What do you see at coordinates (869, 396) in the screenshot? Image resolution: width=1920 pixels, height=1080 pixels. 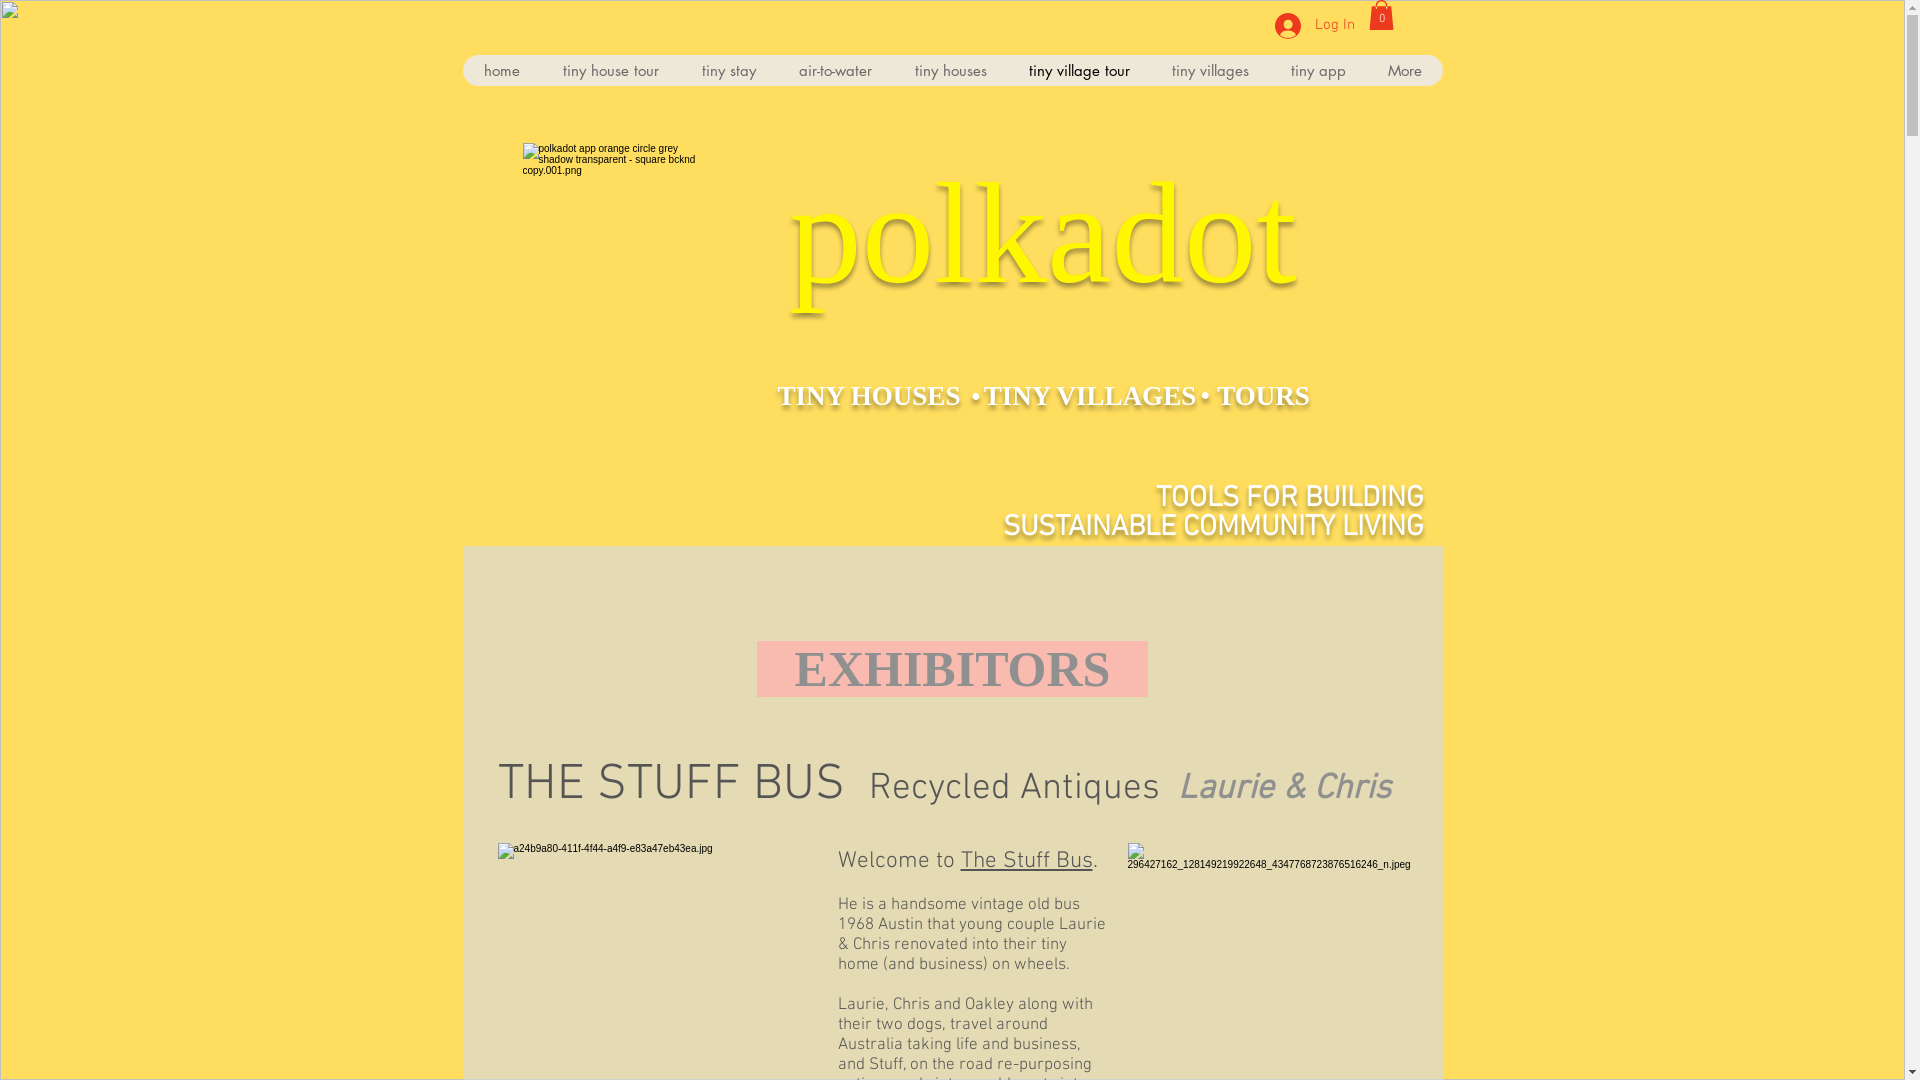 I see `'TINY HOUSES'` at bounding box center [869, 396].